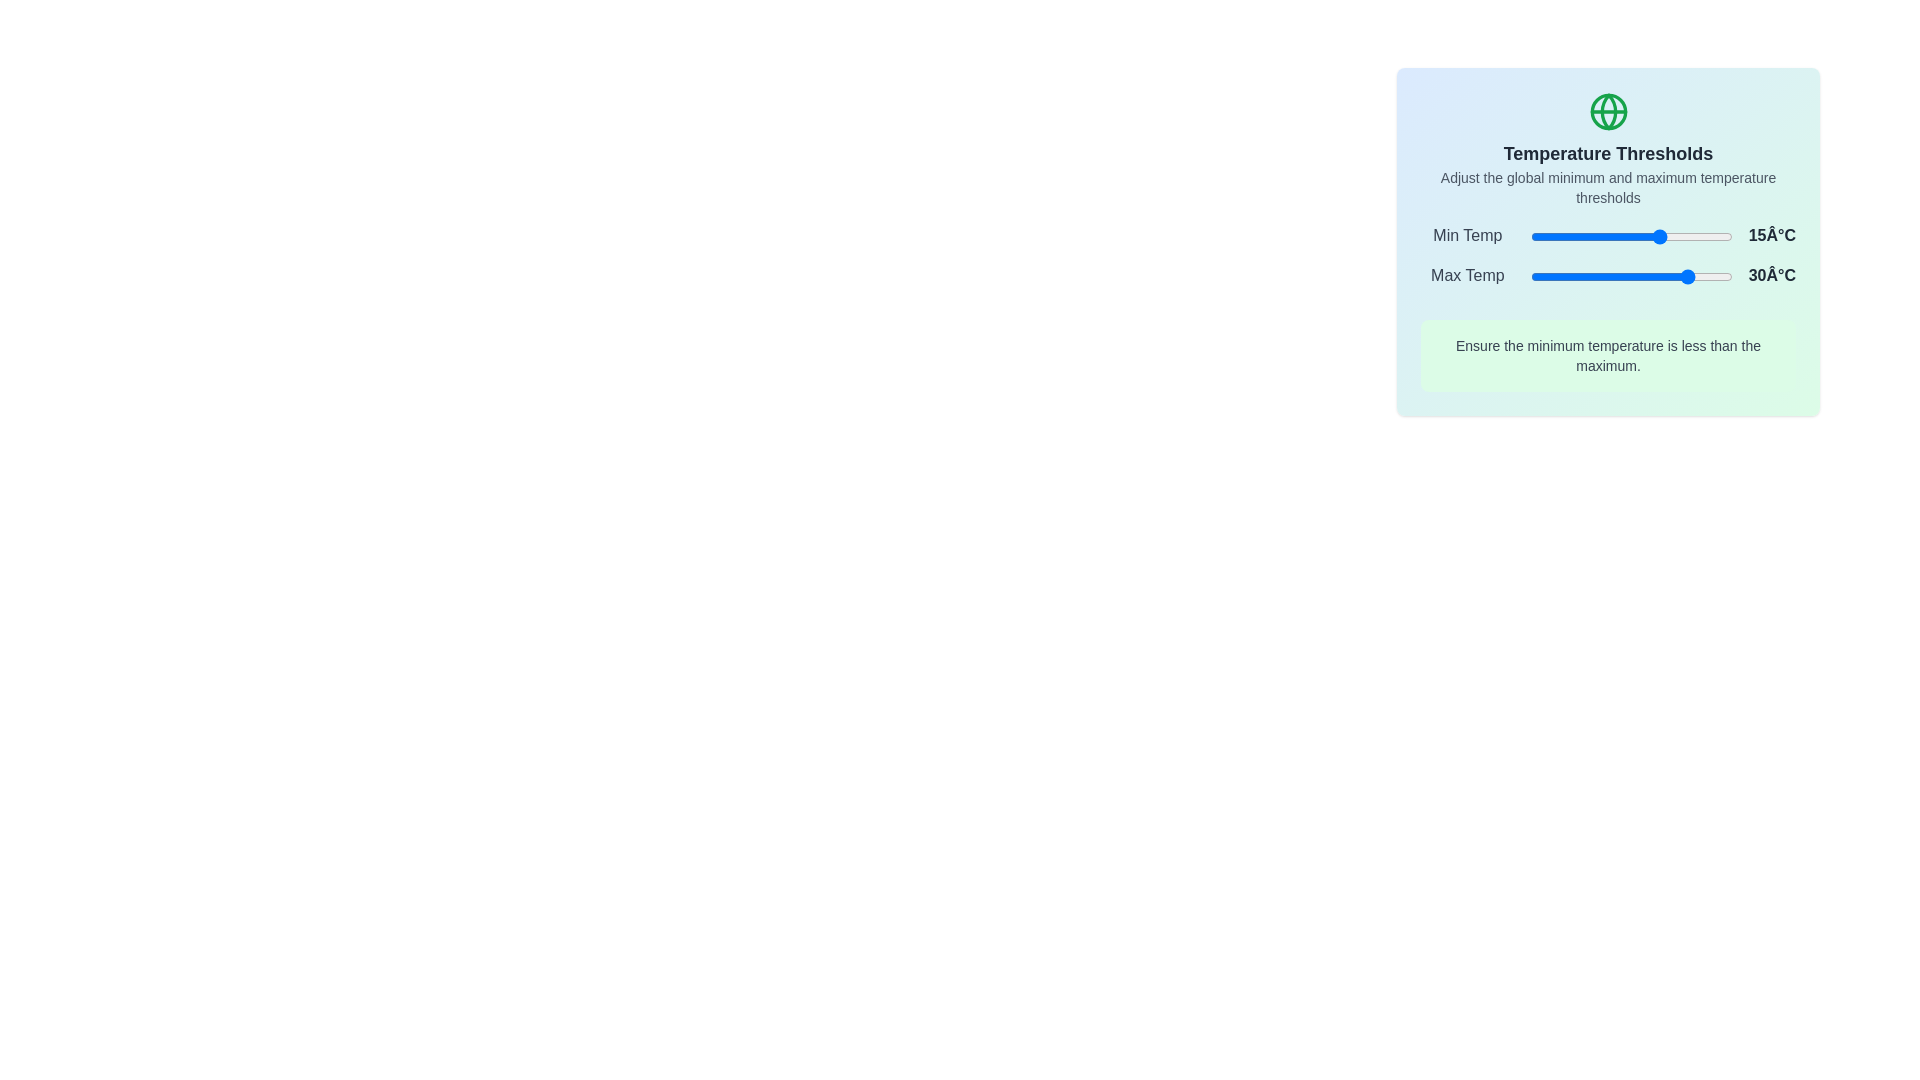 This screenshot has width=1920, height=1080. What do you see at coordinates (1609, 235) in the screenshot?
I see `the minimum temperature slider to -11°C` at bounding box center [1609, 235].